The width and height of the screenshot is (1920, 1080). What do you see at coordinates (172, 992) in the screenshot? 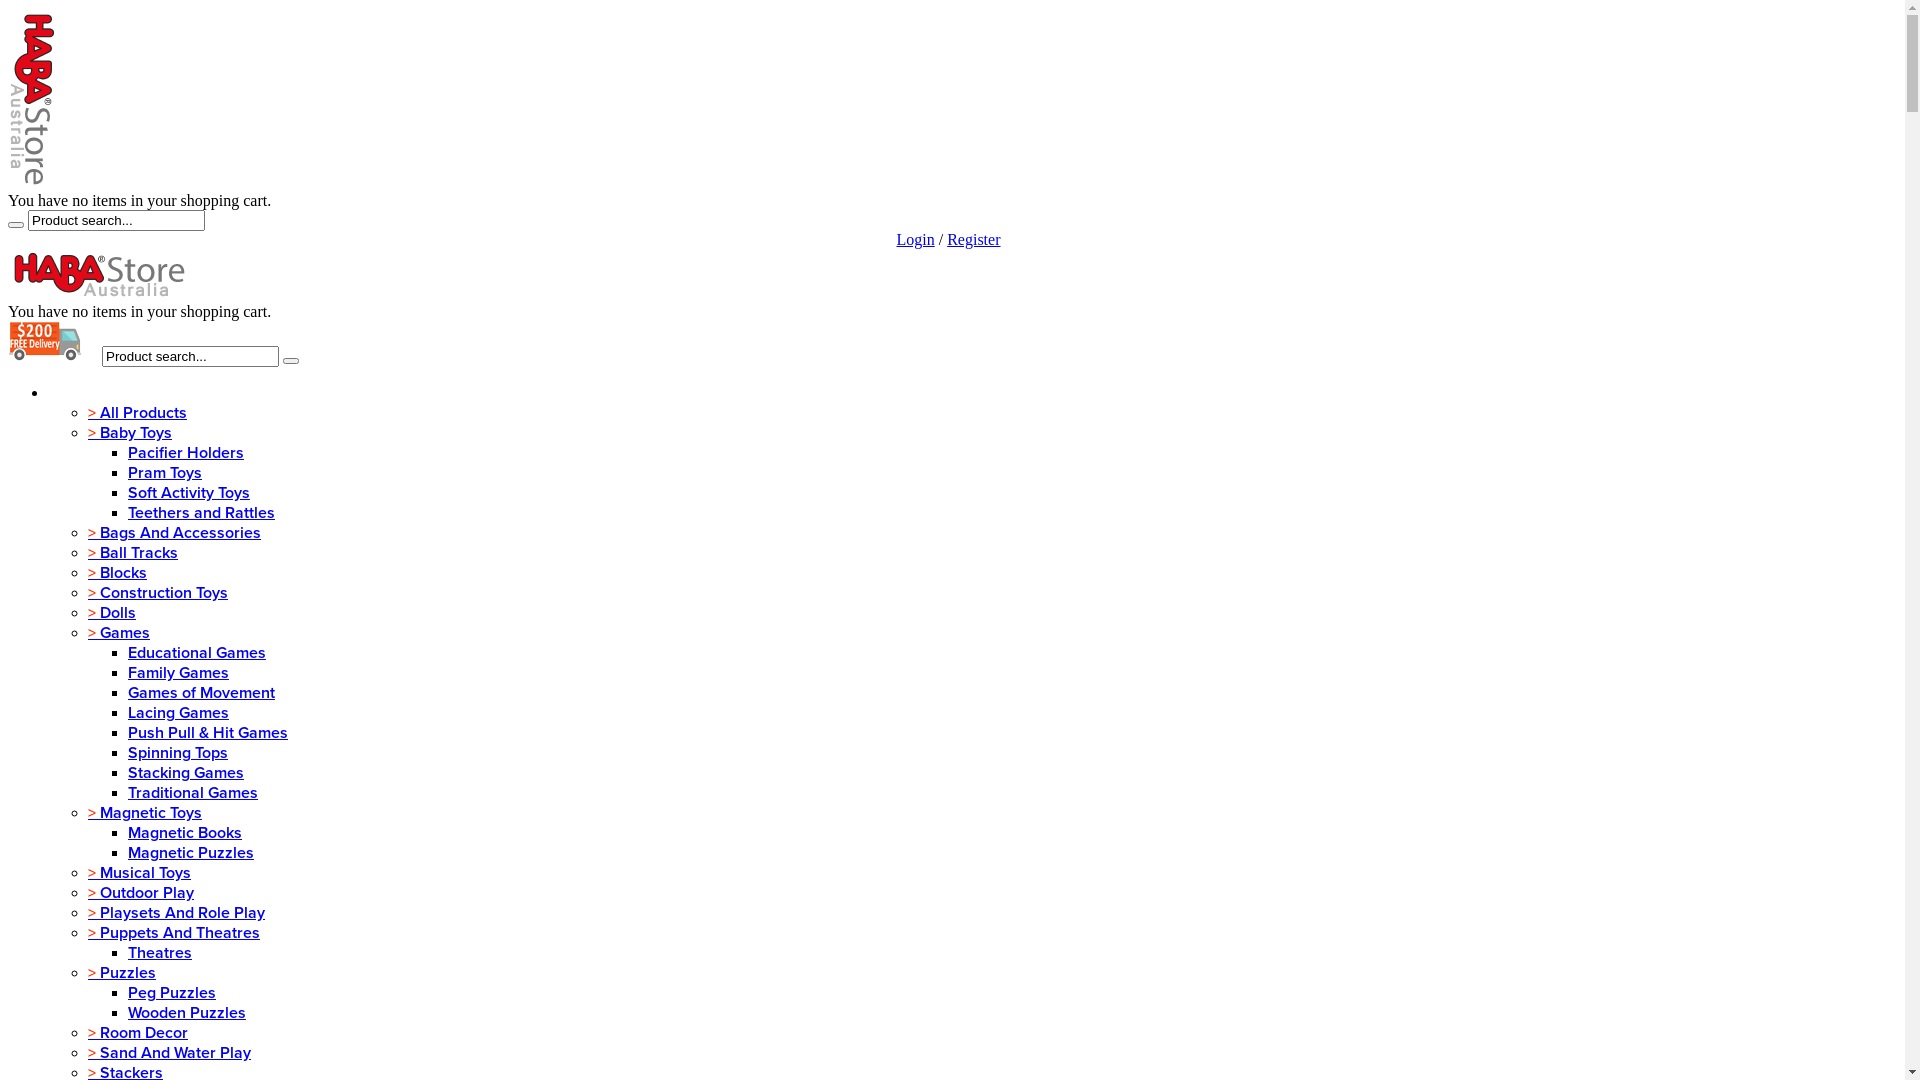
I see `'Peg Puzzles'` at bounding box center [172, 992].